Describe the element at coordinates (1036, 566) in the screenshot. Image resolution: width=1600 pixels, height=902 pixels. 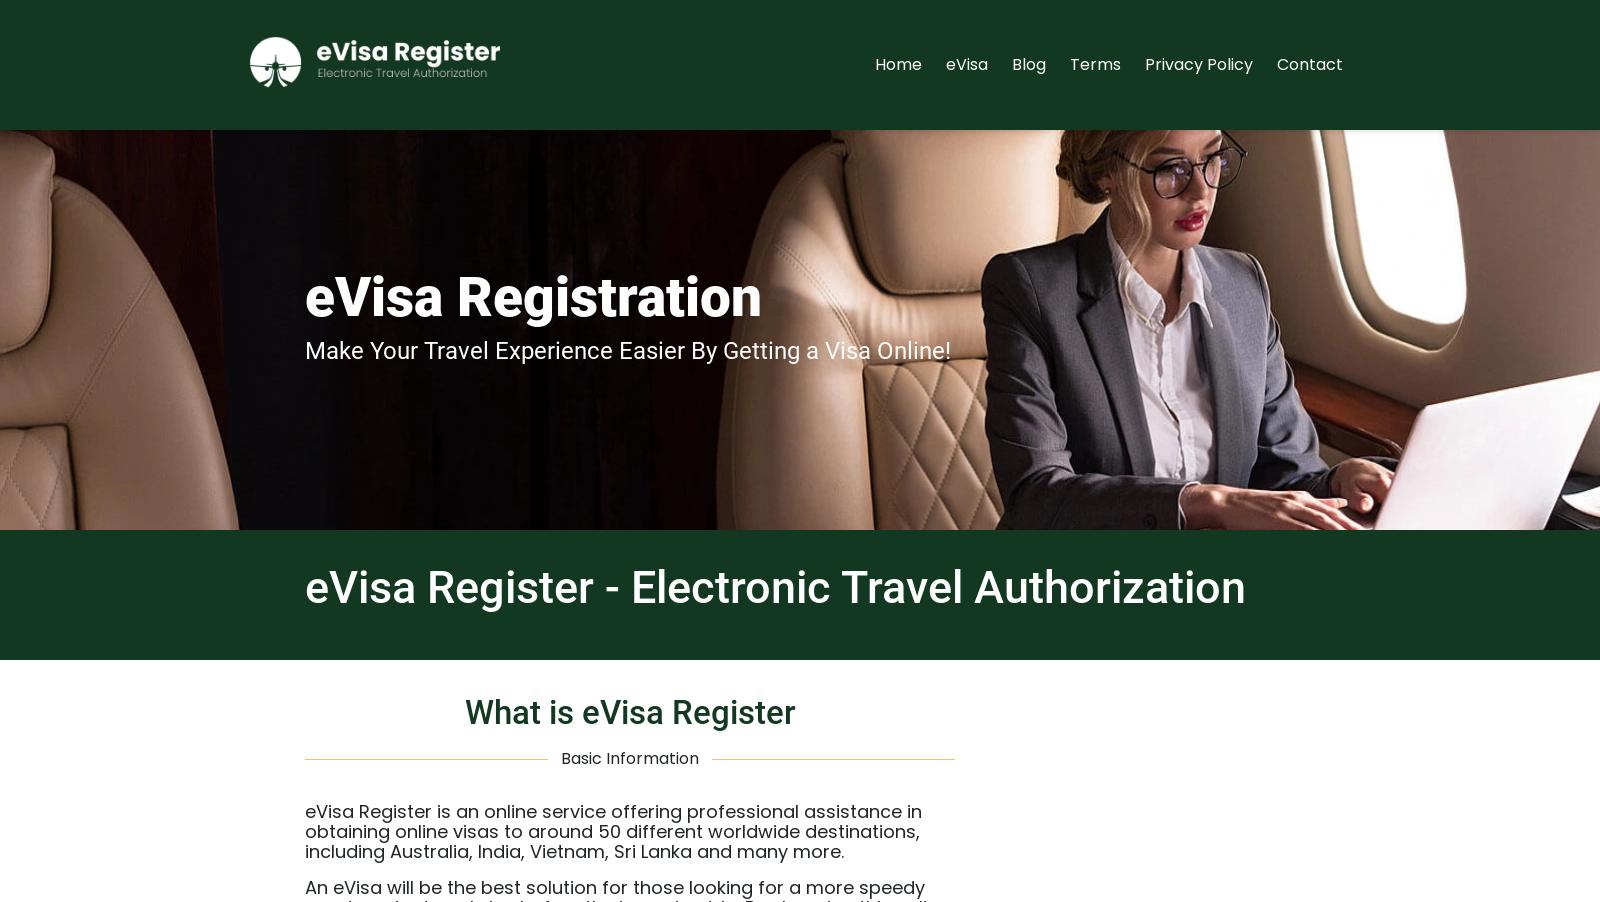
I see `'Saudi Arabia eVisa'` at that location.